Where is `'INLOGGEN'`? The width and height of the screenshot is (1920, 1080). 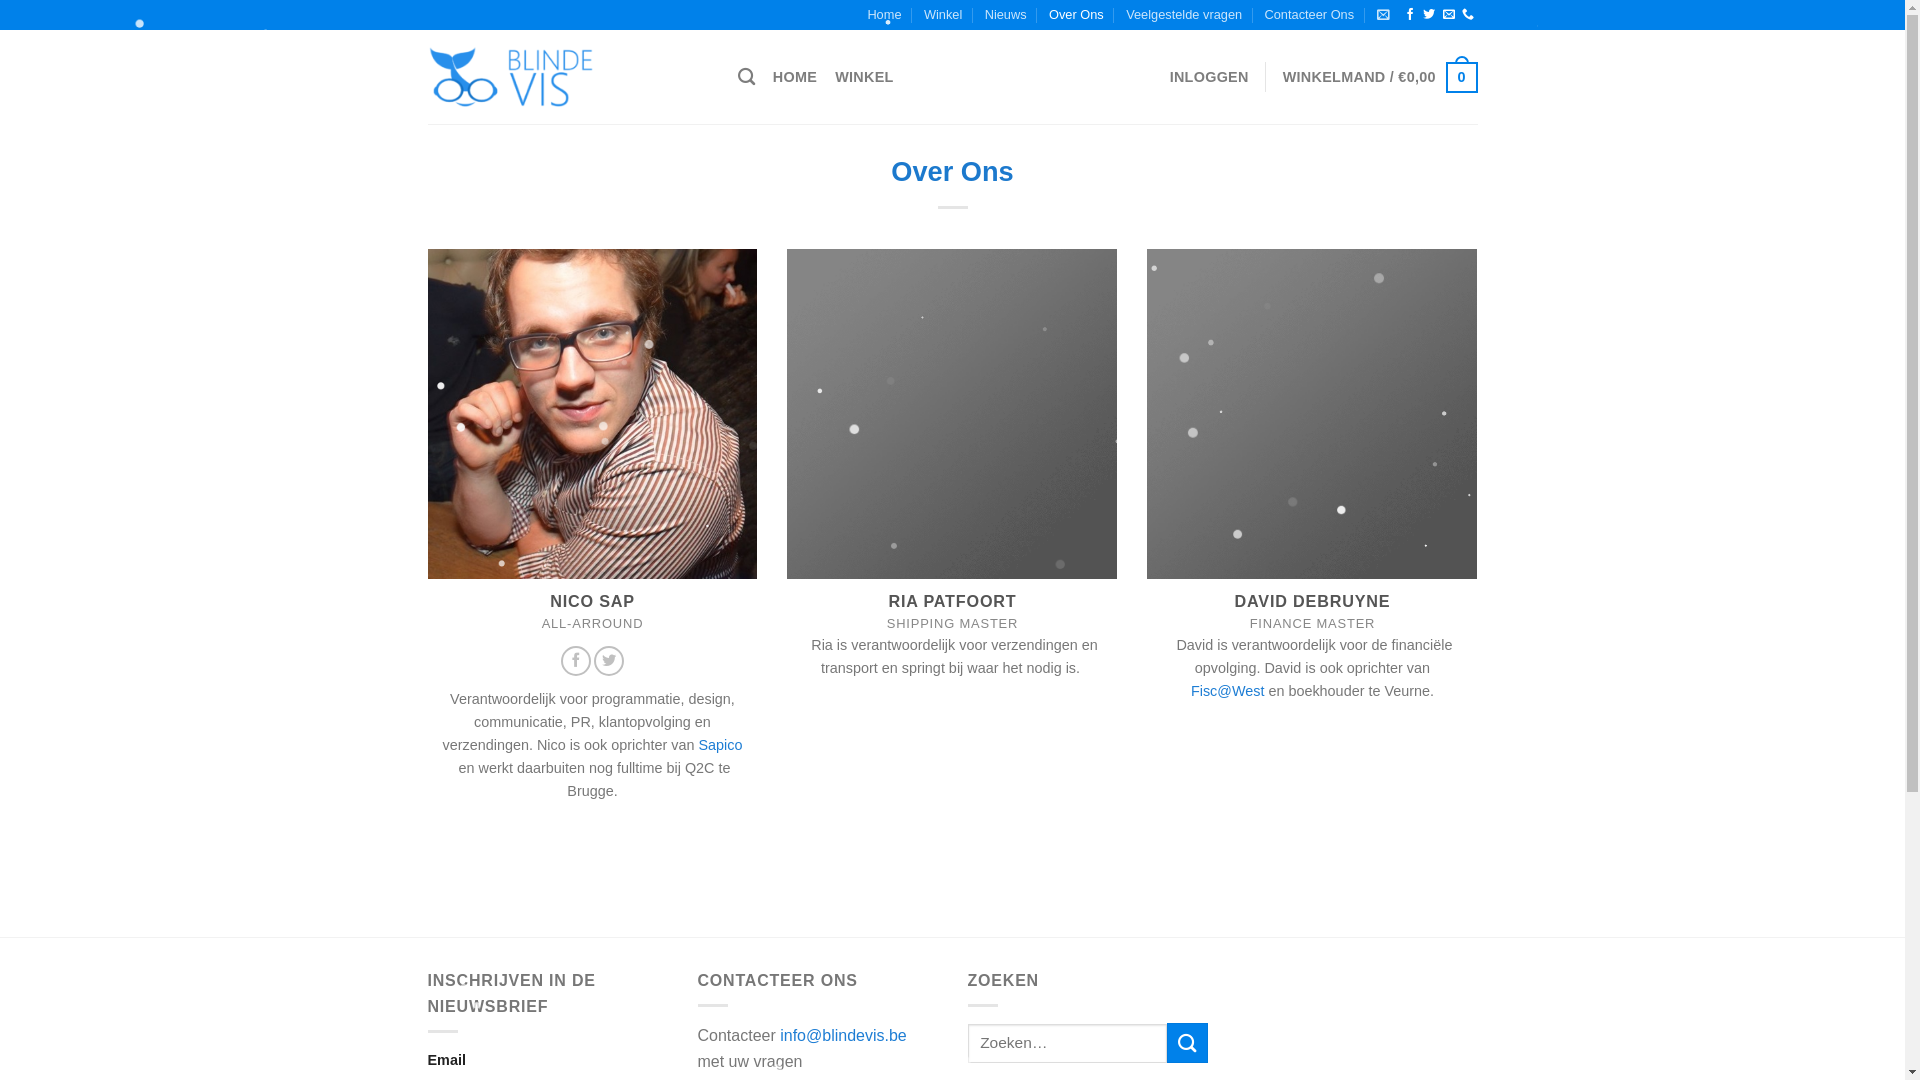
'INLOGGEN' is located at coordinates (1208, 76).